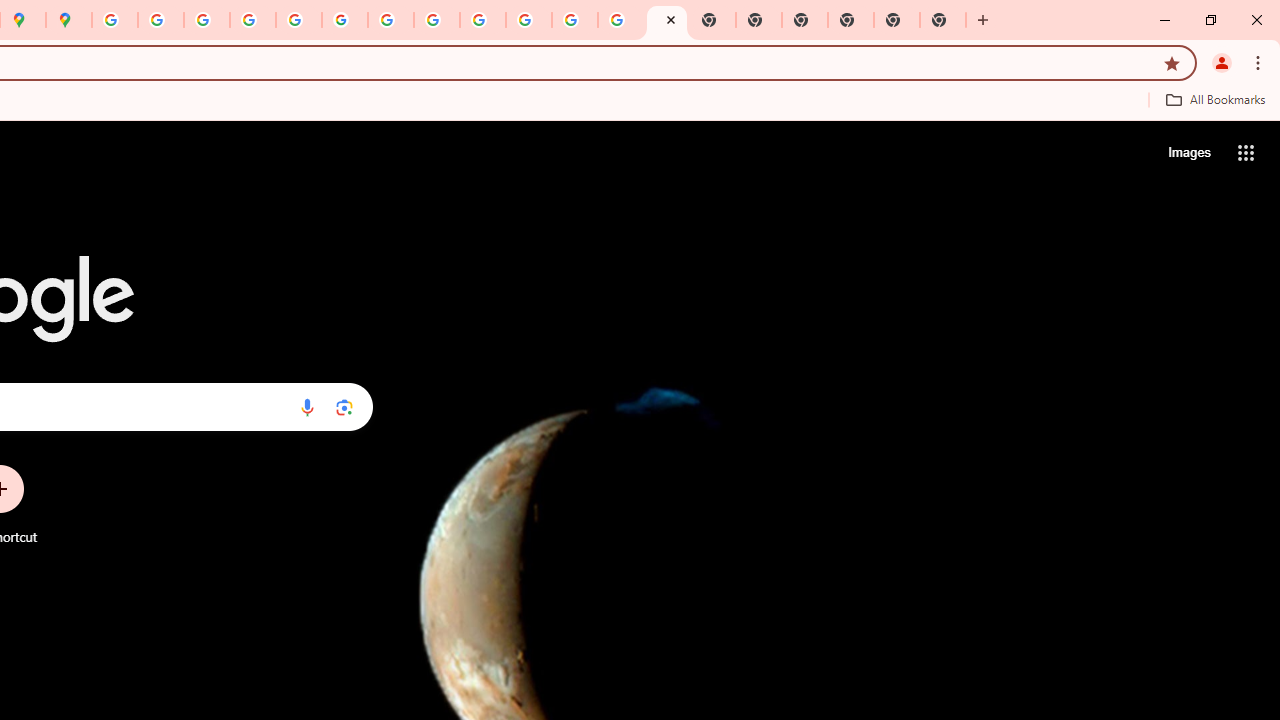  What do you see at coordinates (207, 20) in the screenshot?
I see `'Privacy Help Center - Policies Help'` at bounding box center [207, 20].